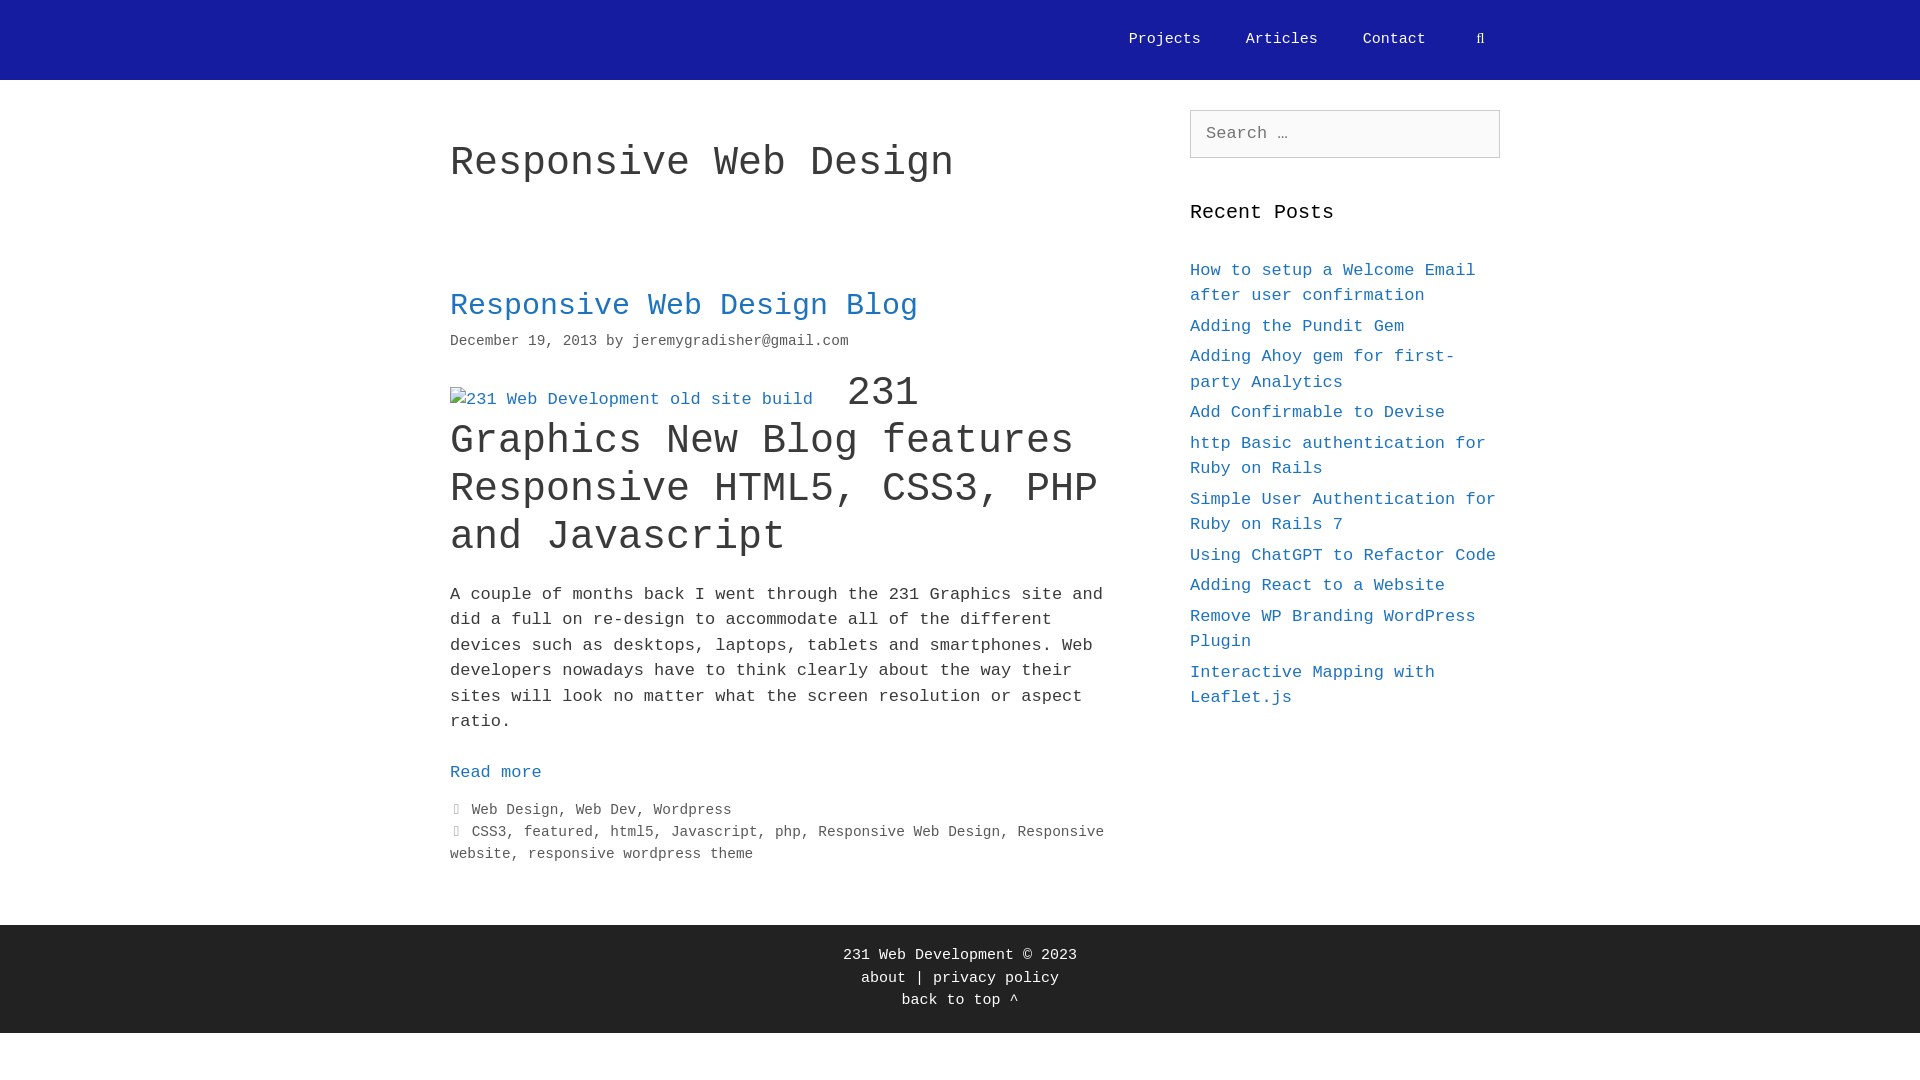  What do you see at coordinates (882, 977) in the screenshot?
I see `'about'` at bounding box center [882, 977].